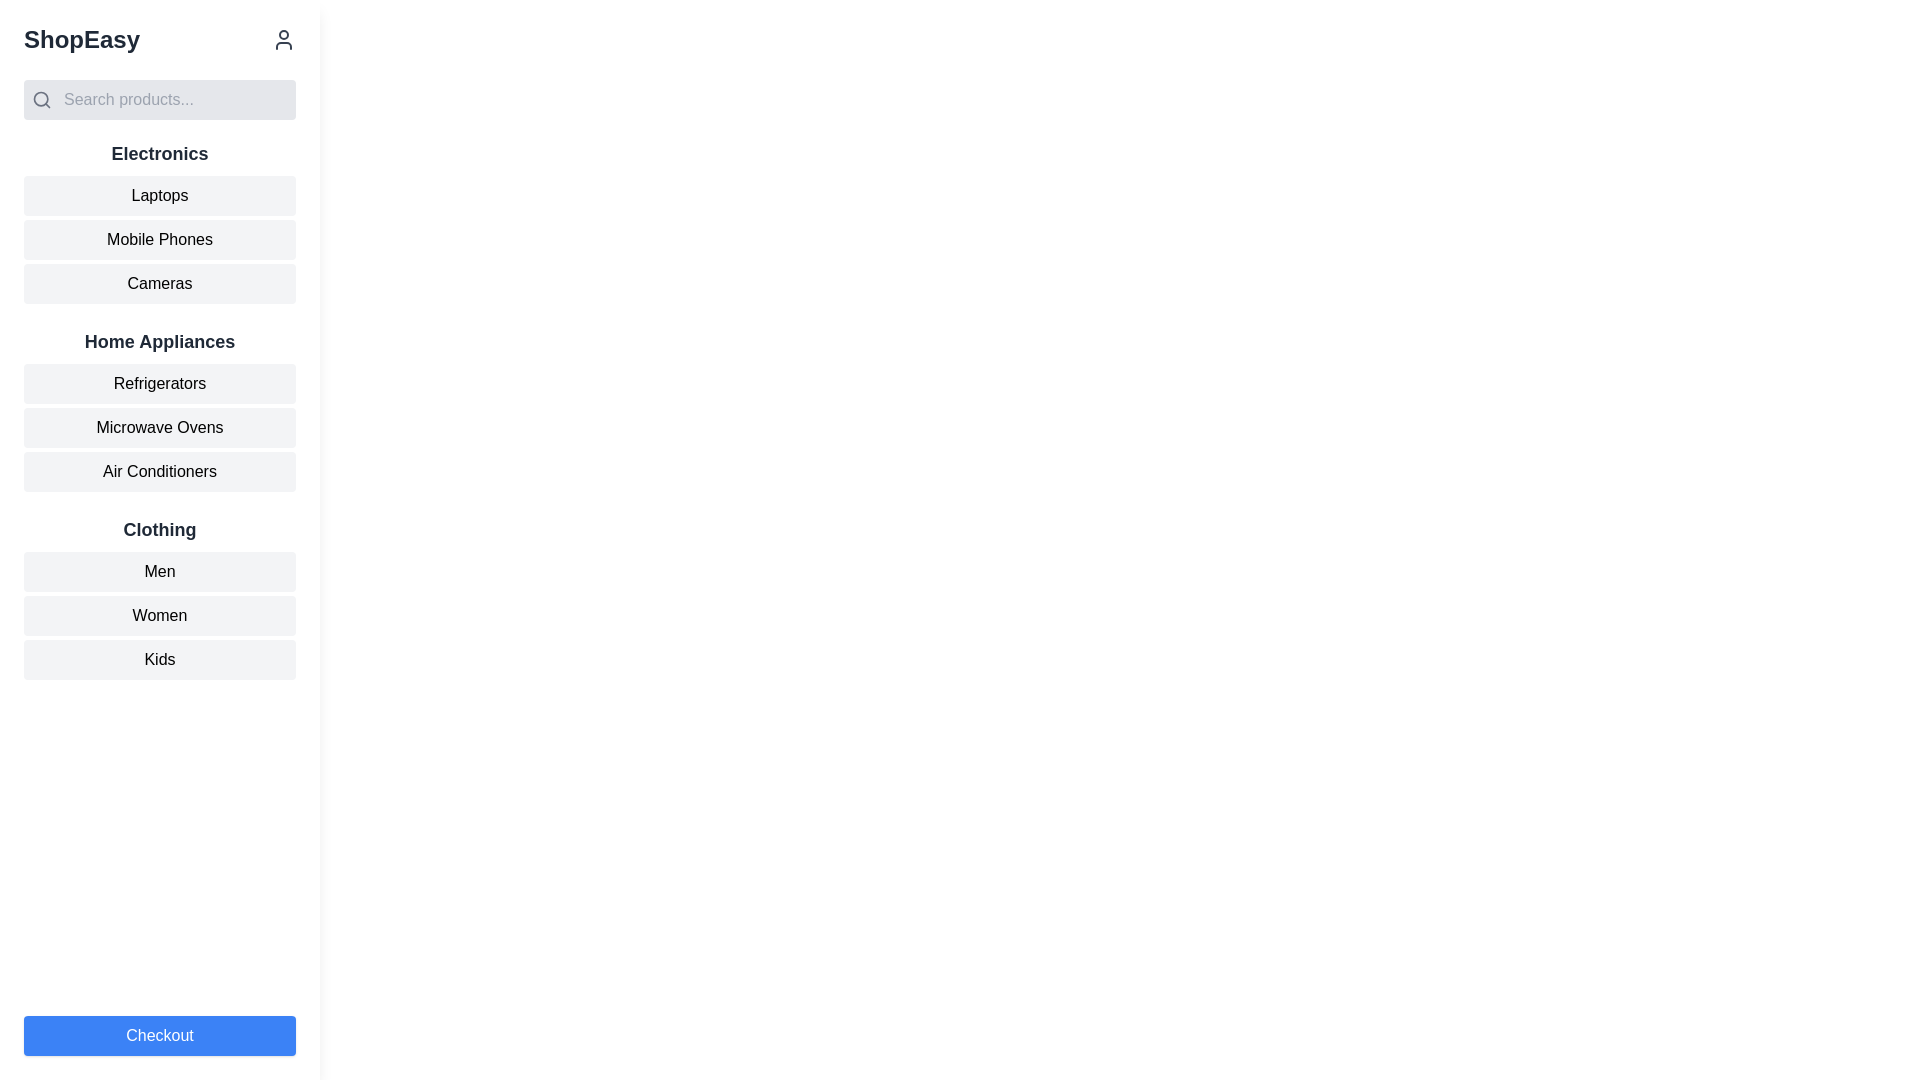 This screenshot has width=1920, height=1080. Describe the element at coordinates (158, 615) in the screenshot. I see `the 'Women' button, which is a rectangular UI component with light gray background and centered text` at that location.